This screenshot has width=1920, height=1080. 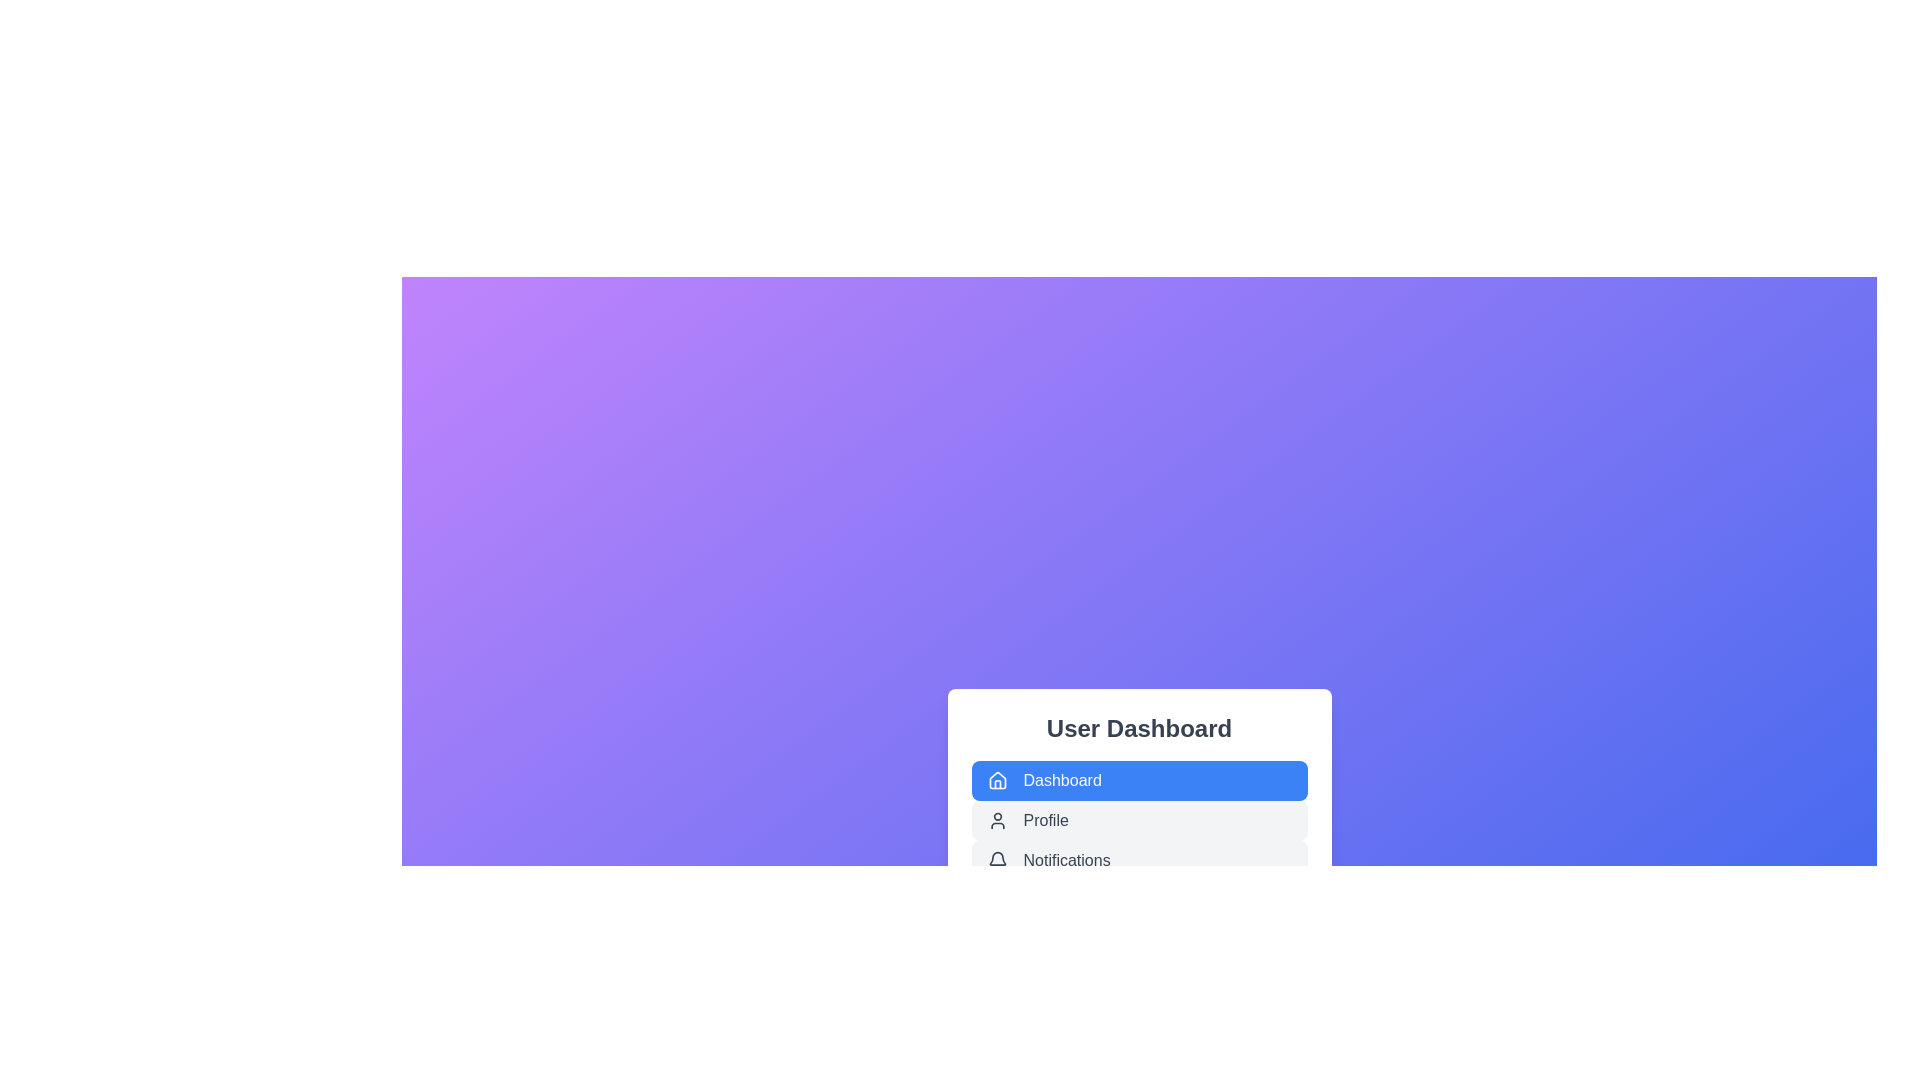 What do you see at coordinates (1139, 859) in the screenshot?
I see `the 'Notifications' button, which is the third button in the navigation menu` at bounding box center [1139, 859].